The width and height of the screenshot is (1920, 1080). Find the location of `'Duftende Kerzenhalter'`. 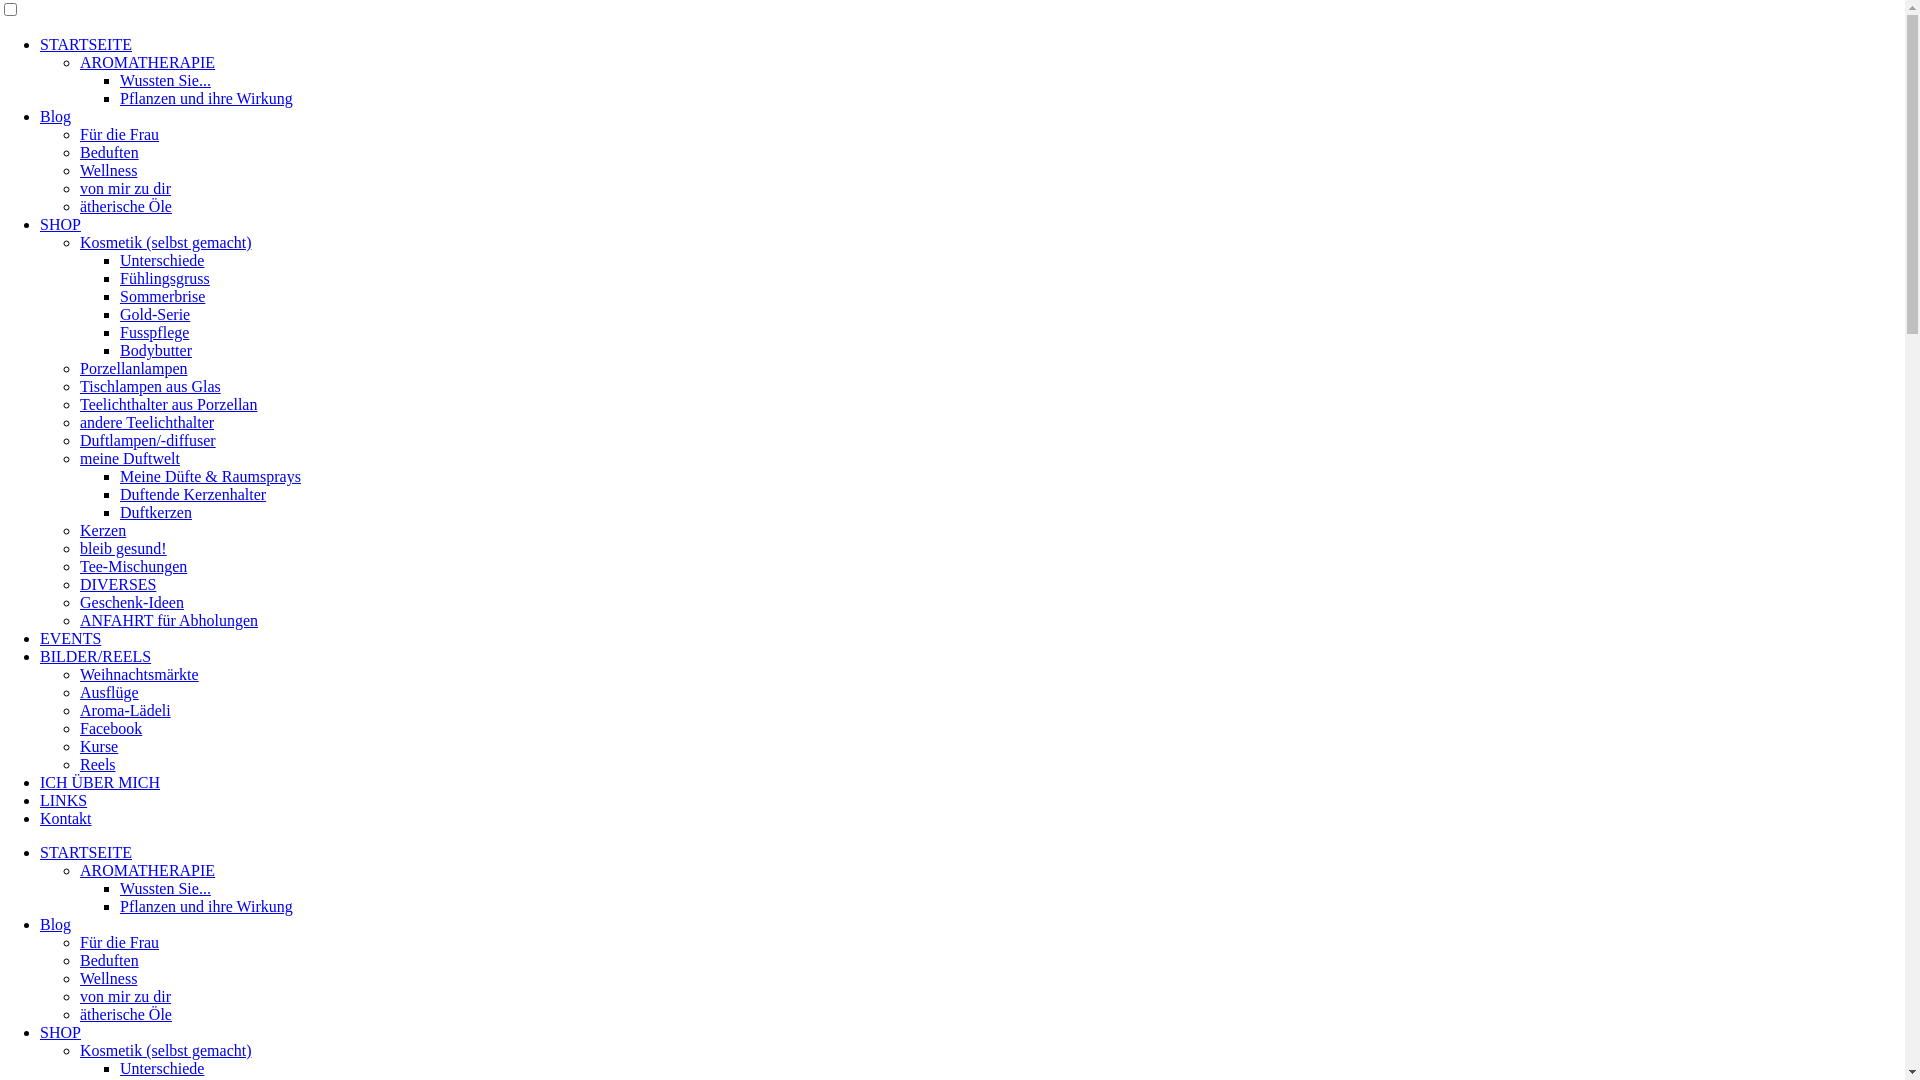

'Duftende Kerzenhalter' is located at coordinates (192, 494).